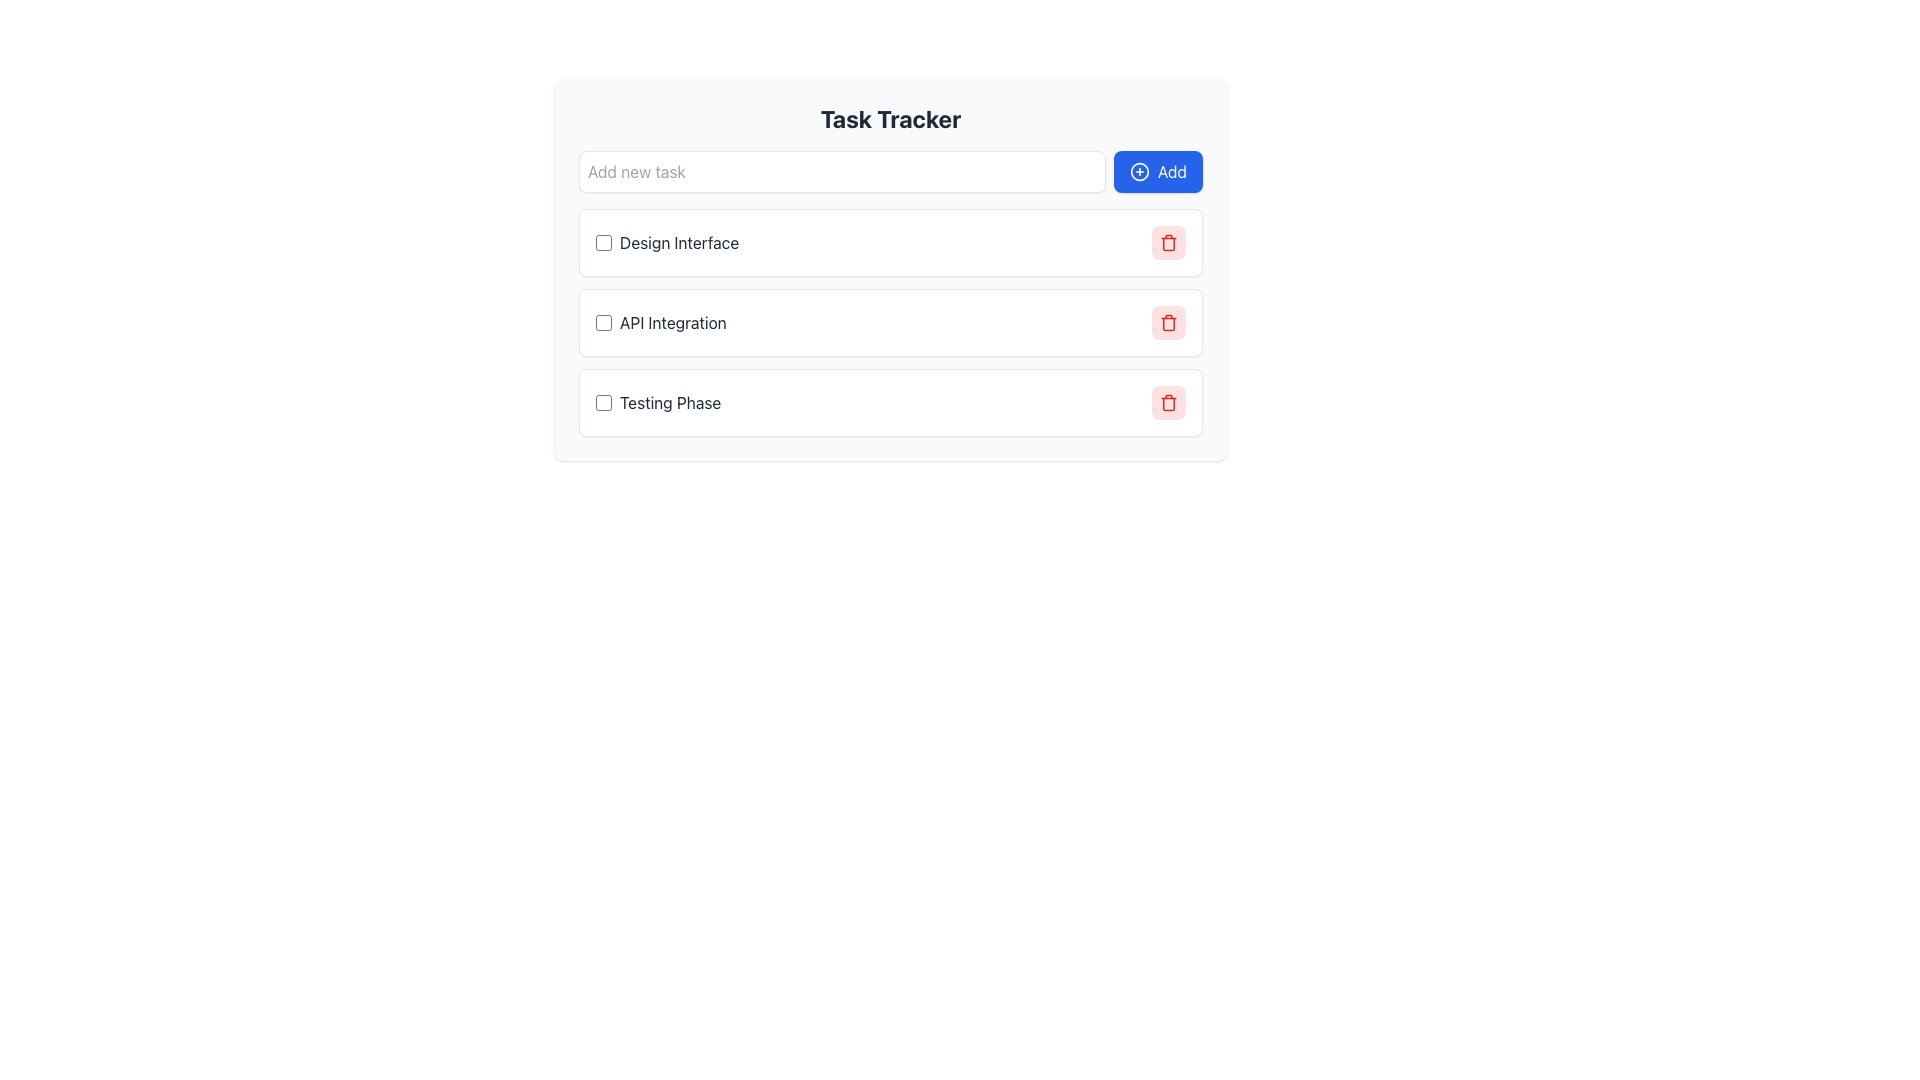 This screenshot has height=1080, width=1920. I want to click on the circular icon with a plus sign, so click(1139, 171).